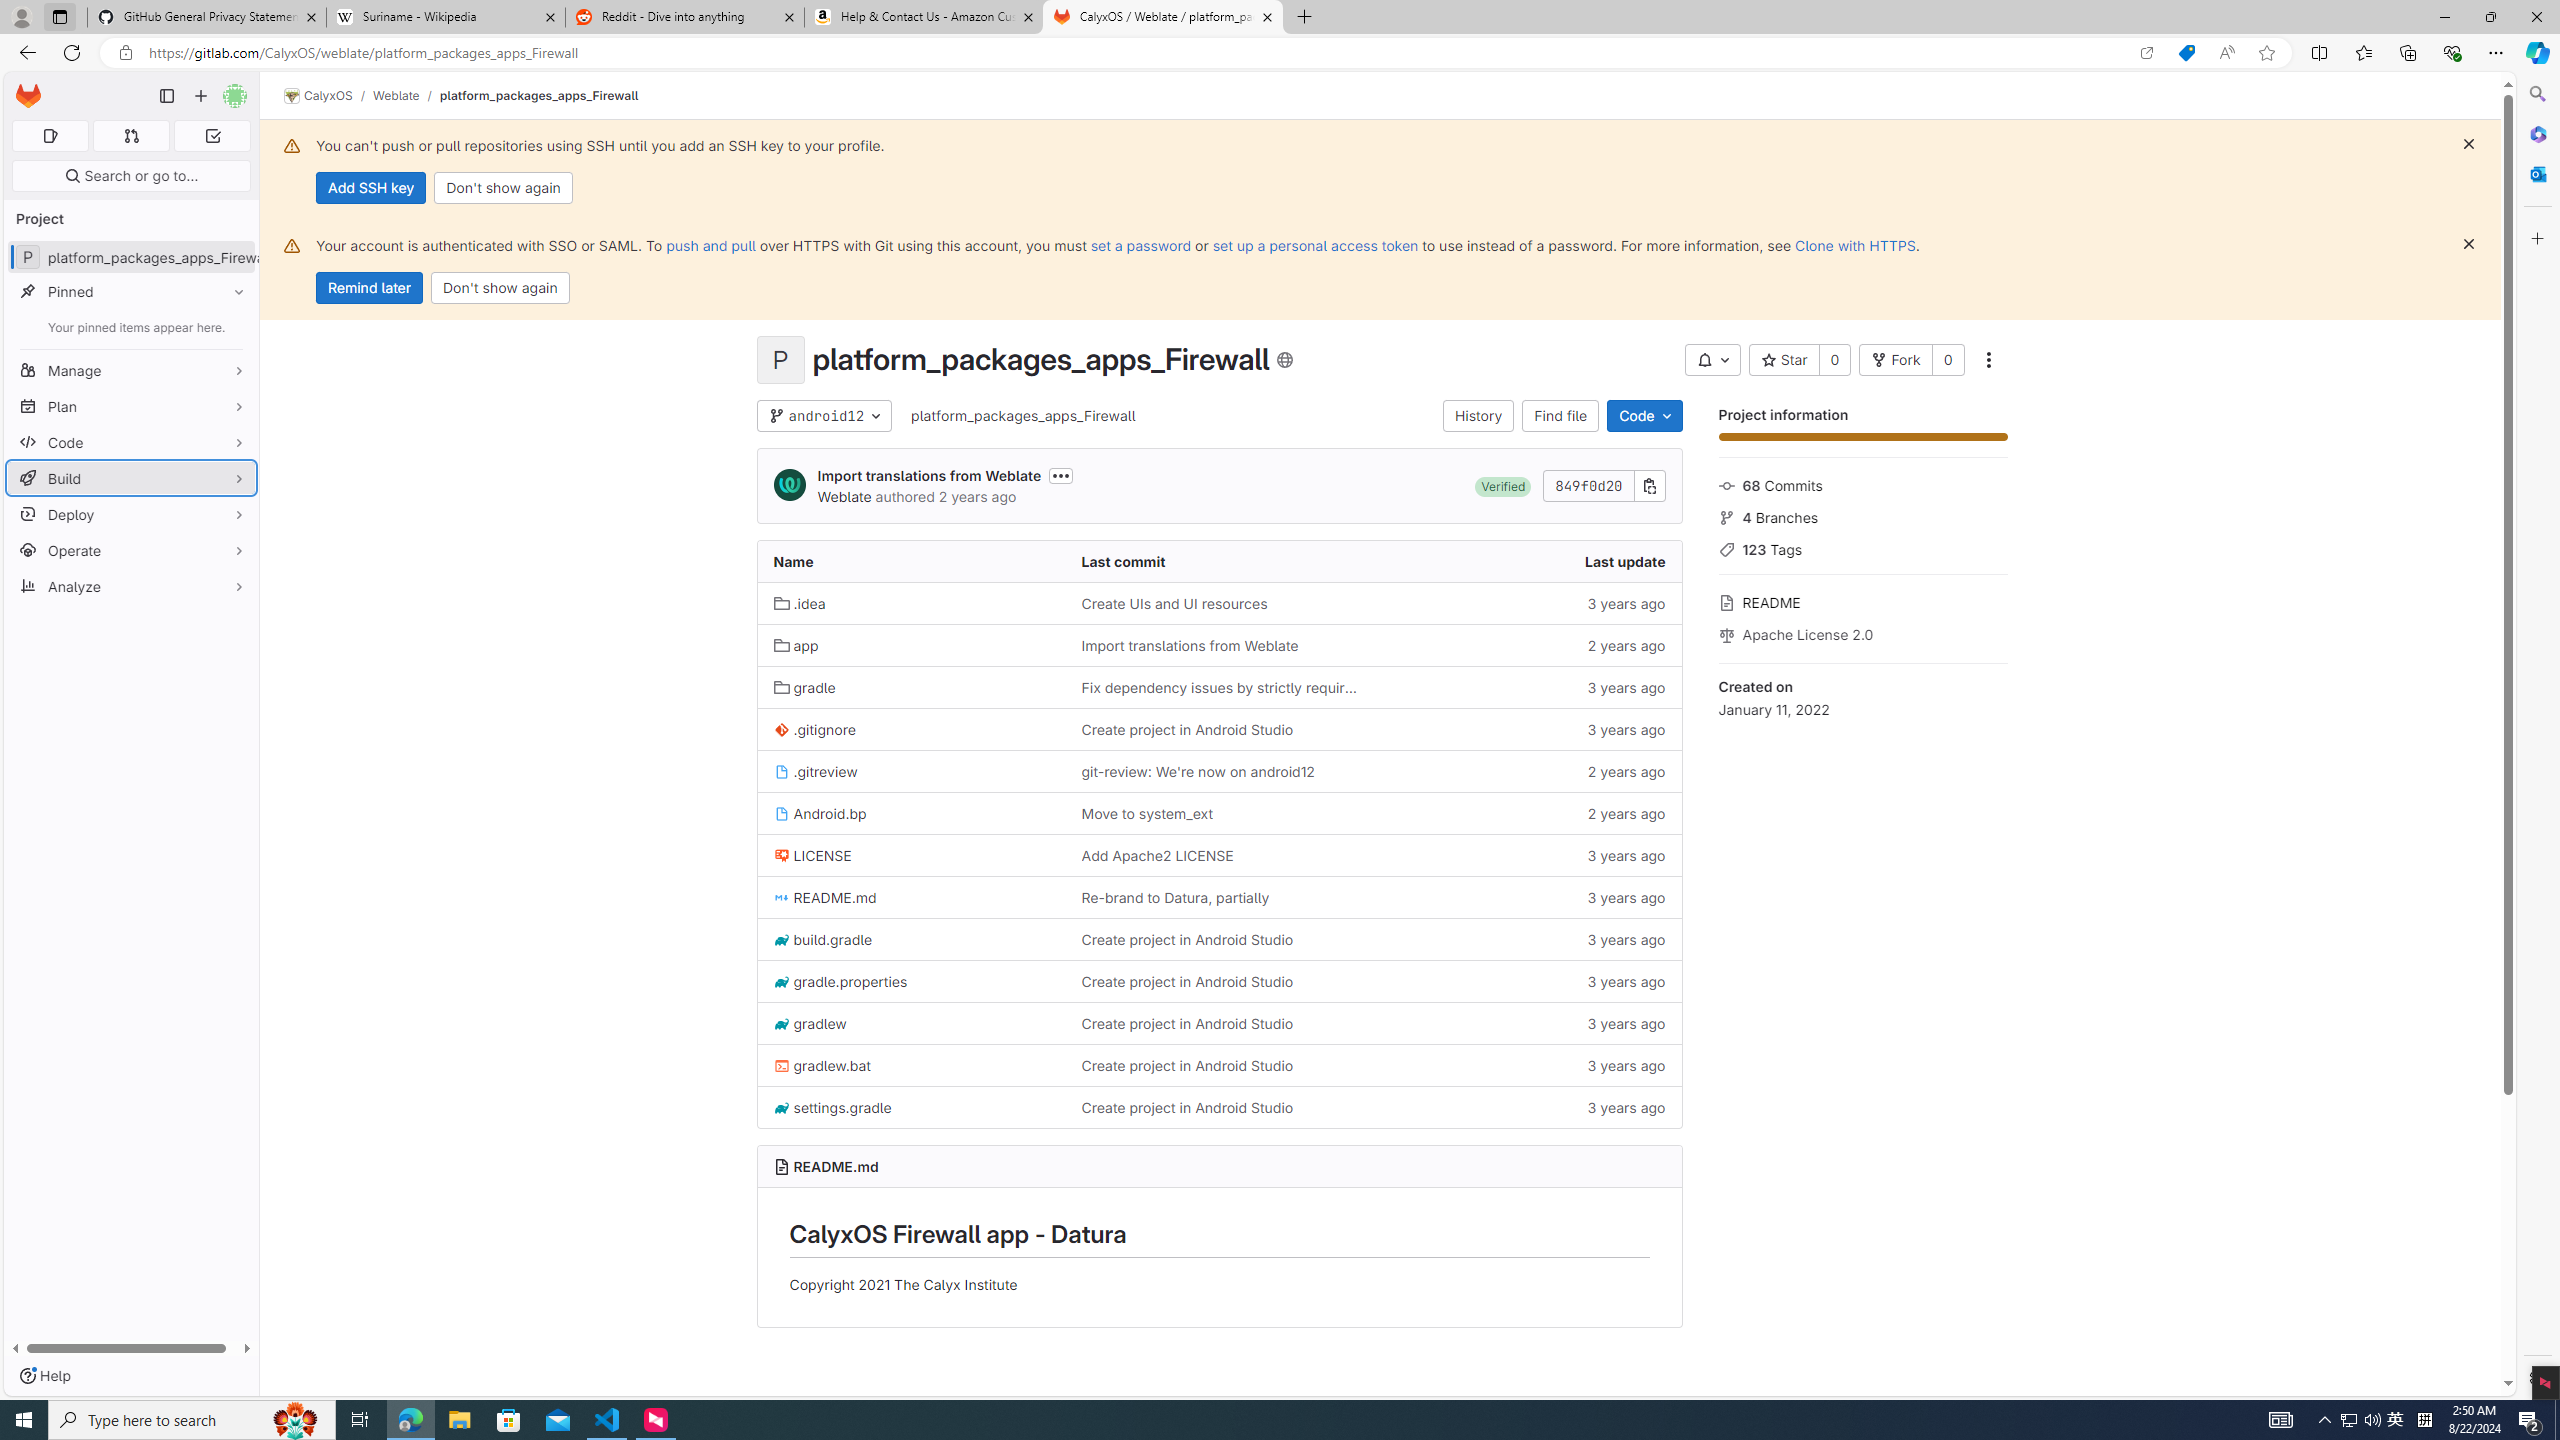 The image size is (2560, 1440). Describe the element at coordinates (835, 1165) in the screenshot. I see `'README.md'` at that location.